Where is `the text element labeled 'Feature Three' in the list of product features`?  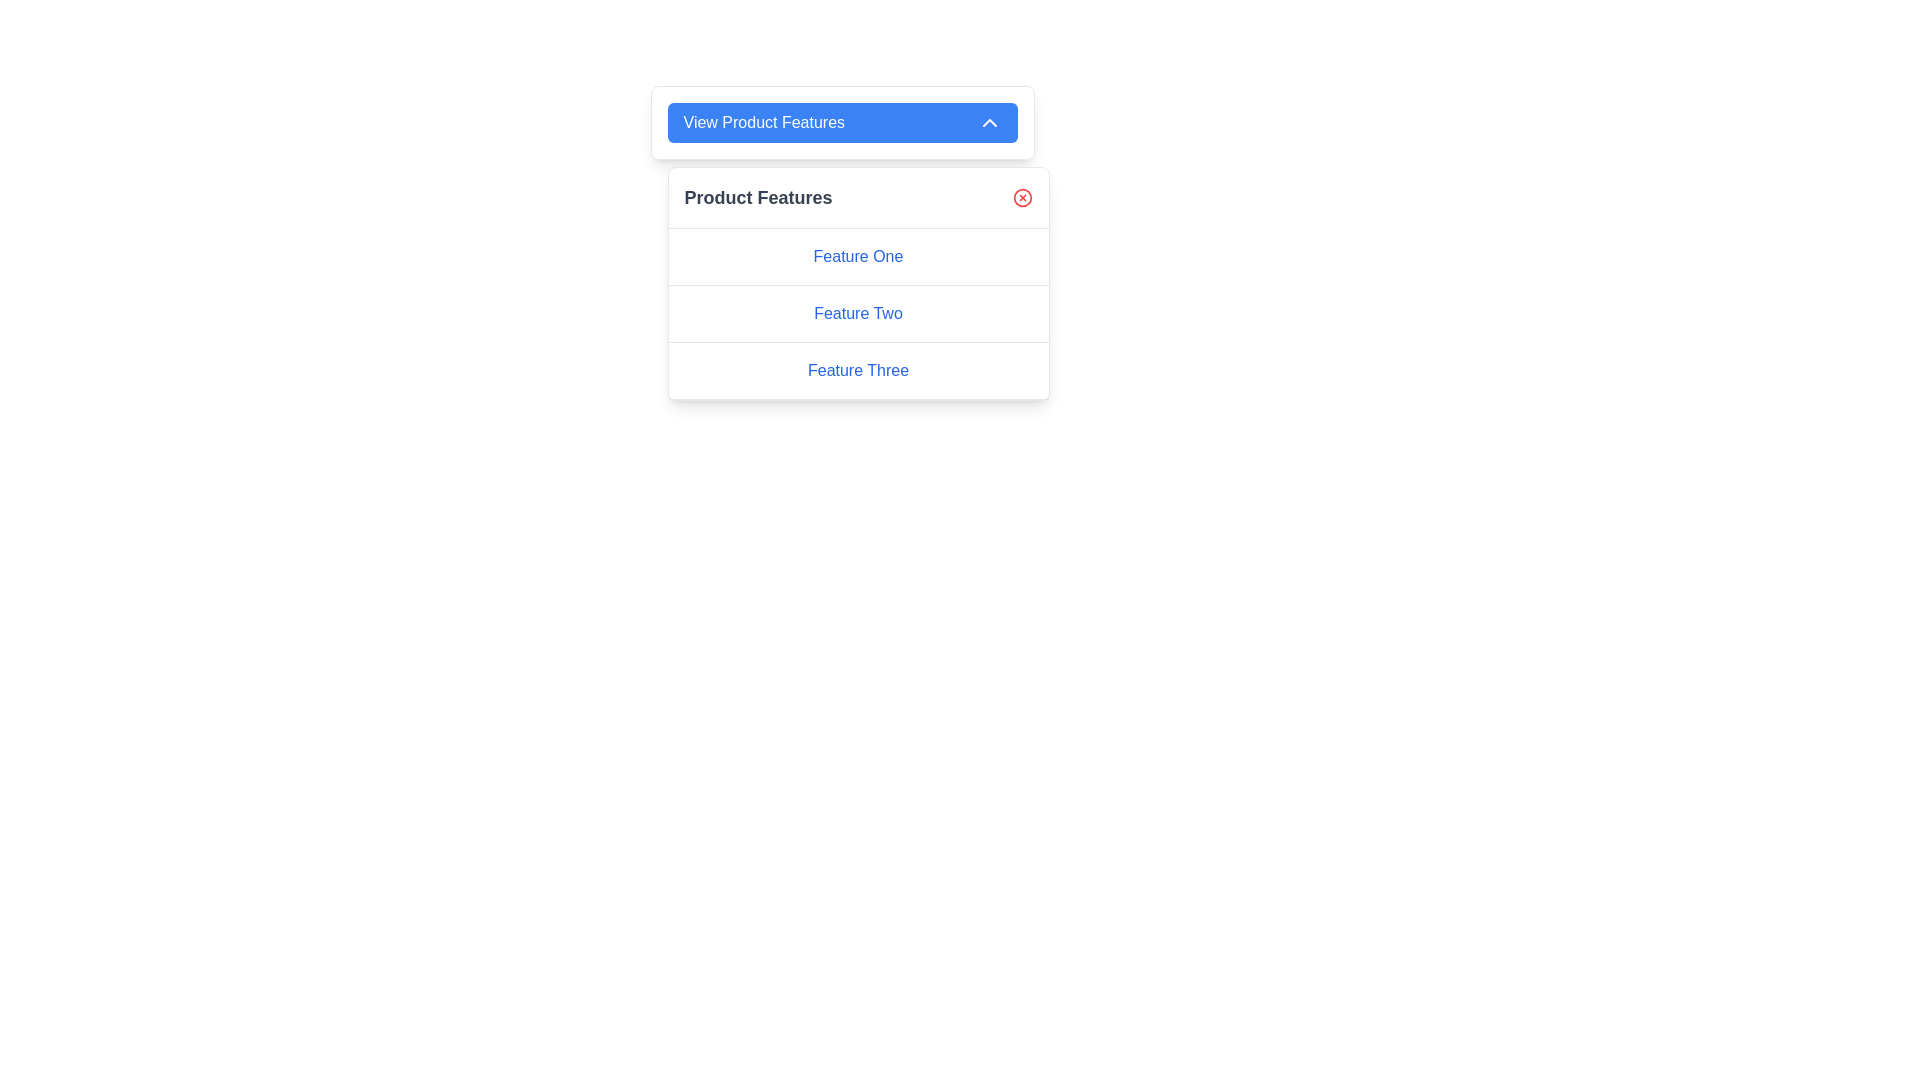 the text element labeled 'Feature Three' in the list of product features is located at coordinates (858, 370).